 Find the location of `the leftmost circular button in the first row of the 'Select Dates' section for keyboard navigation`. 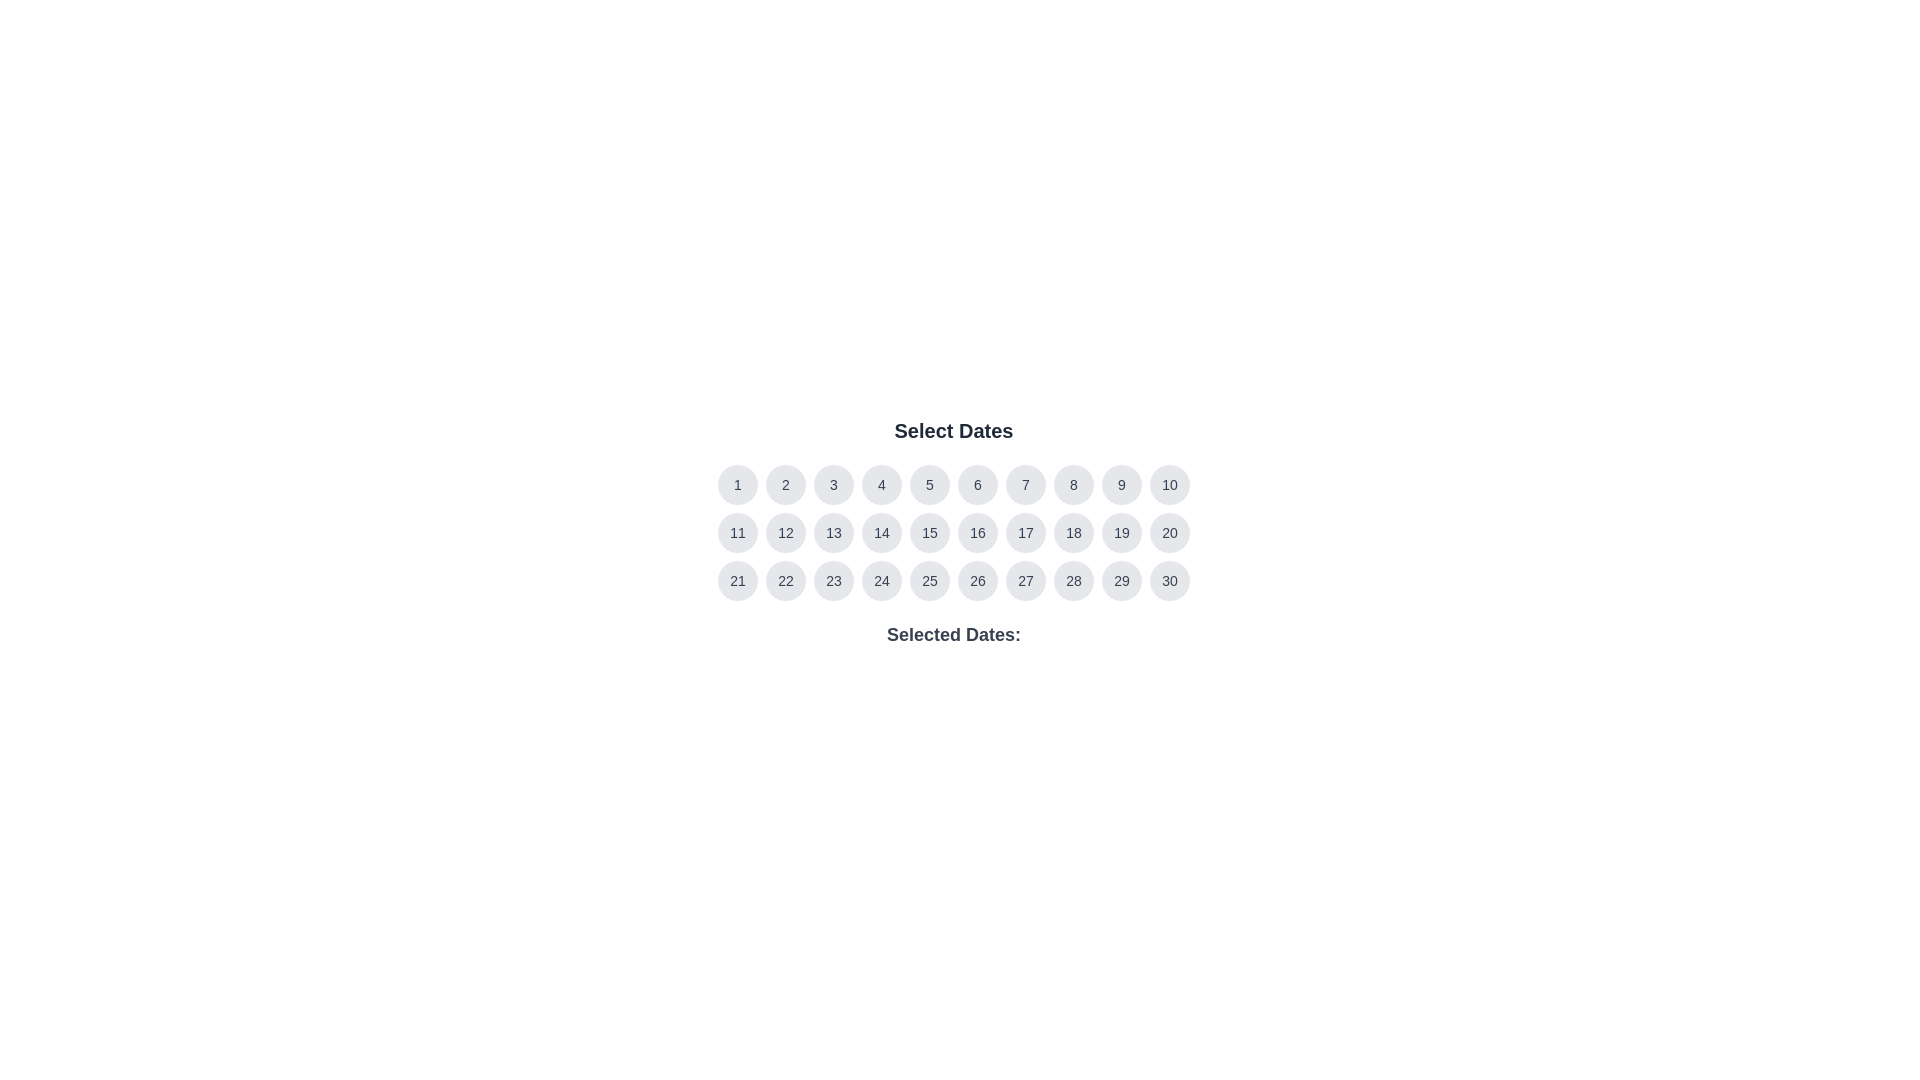

the leftmost circular button in the first row of the 'Select Dates' section for keyboard navigation is located at coordinates (737, 485).